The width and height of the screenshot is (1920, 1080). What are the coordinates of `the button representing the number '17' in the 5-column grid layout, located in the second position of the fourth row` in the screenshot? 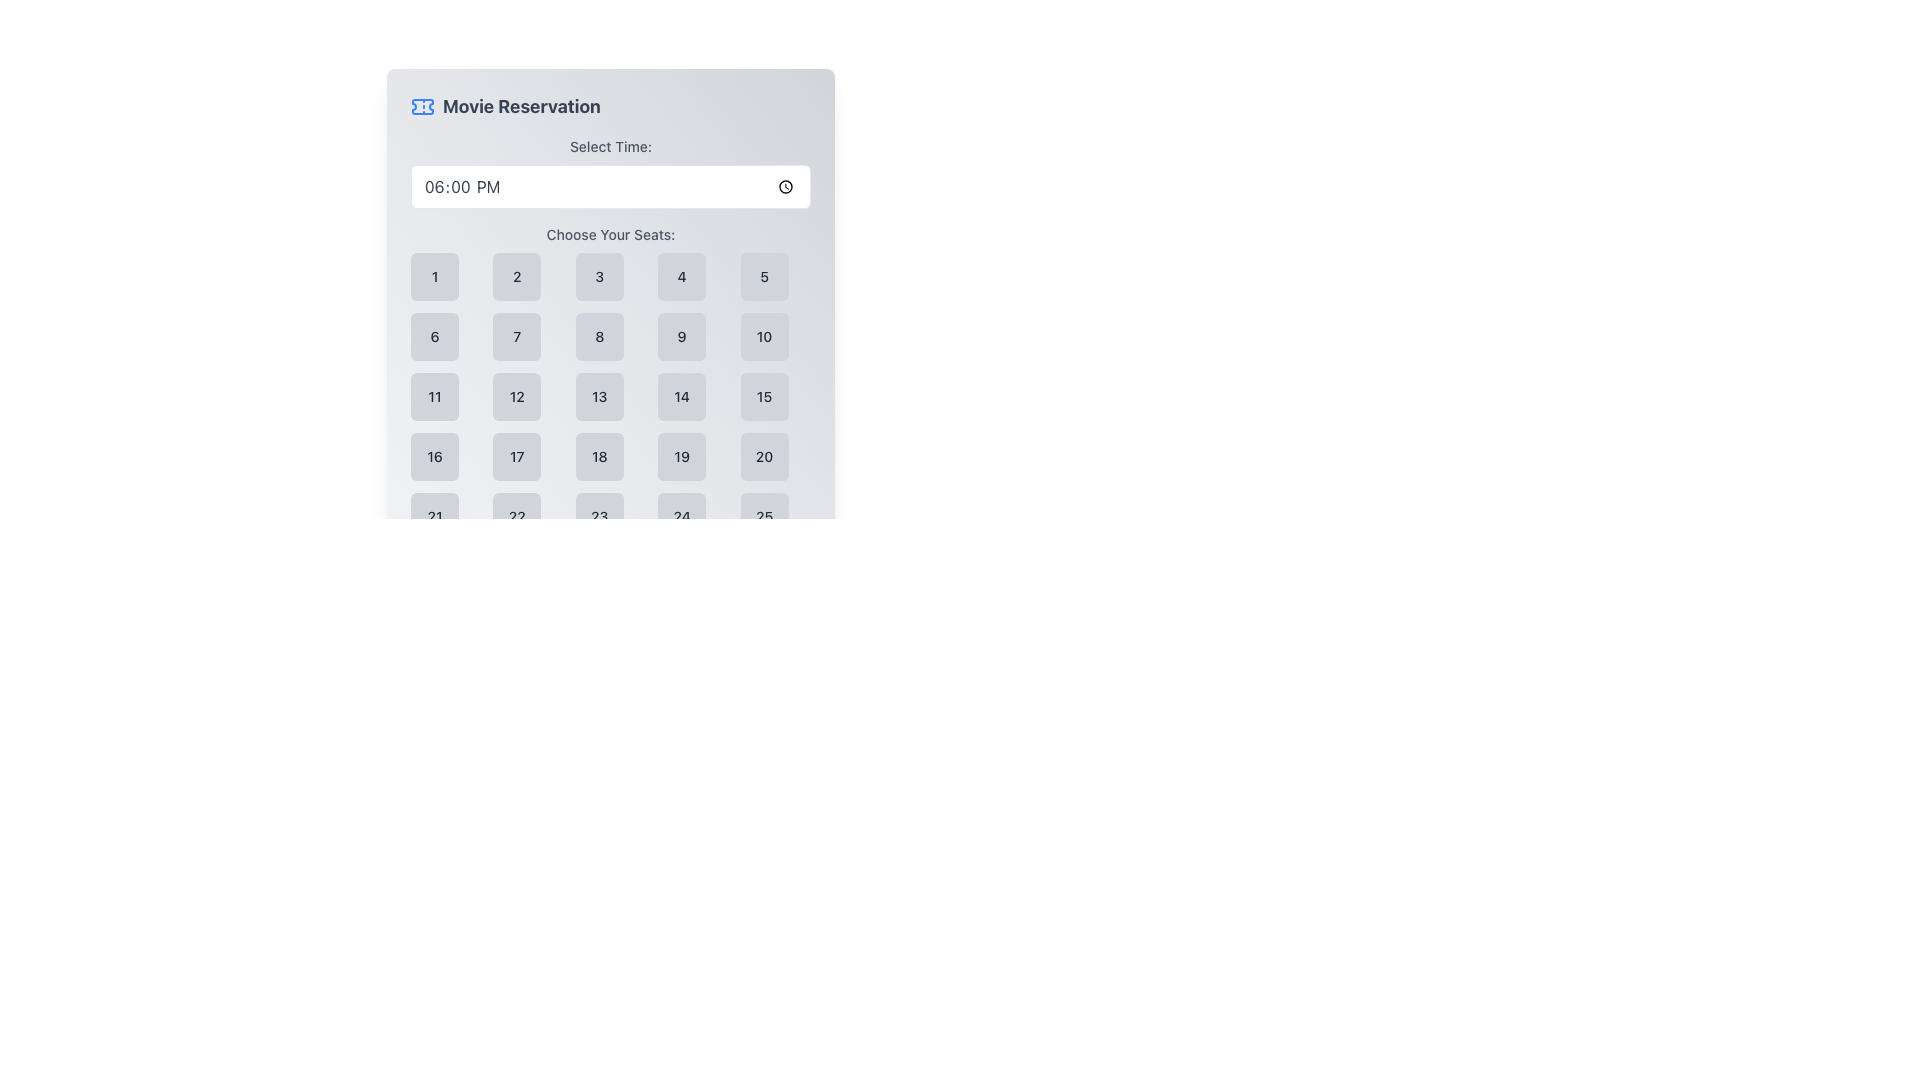 It's located at (517, 456).